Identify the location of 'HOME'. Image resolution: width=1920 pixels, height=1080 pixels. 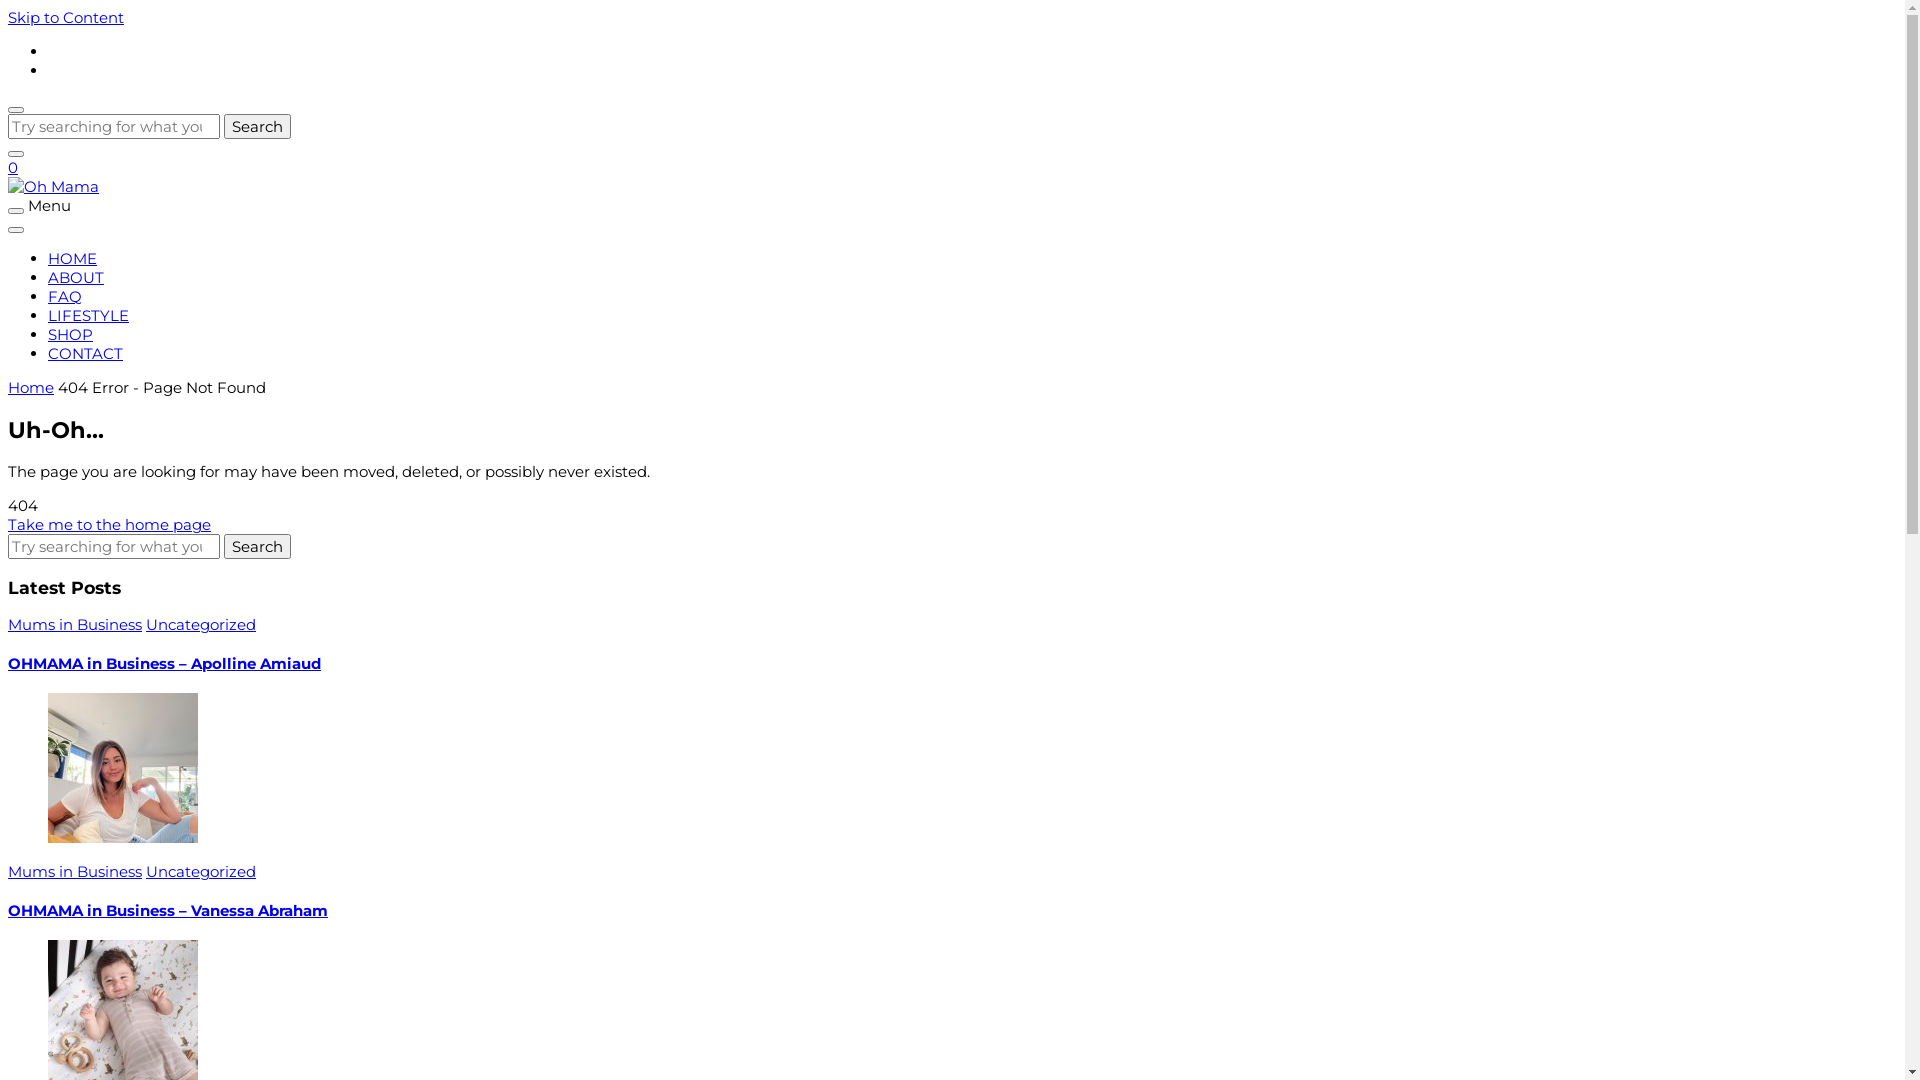
(72, 257).